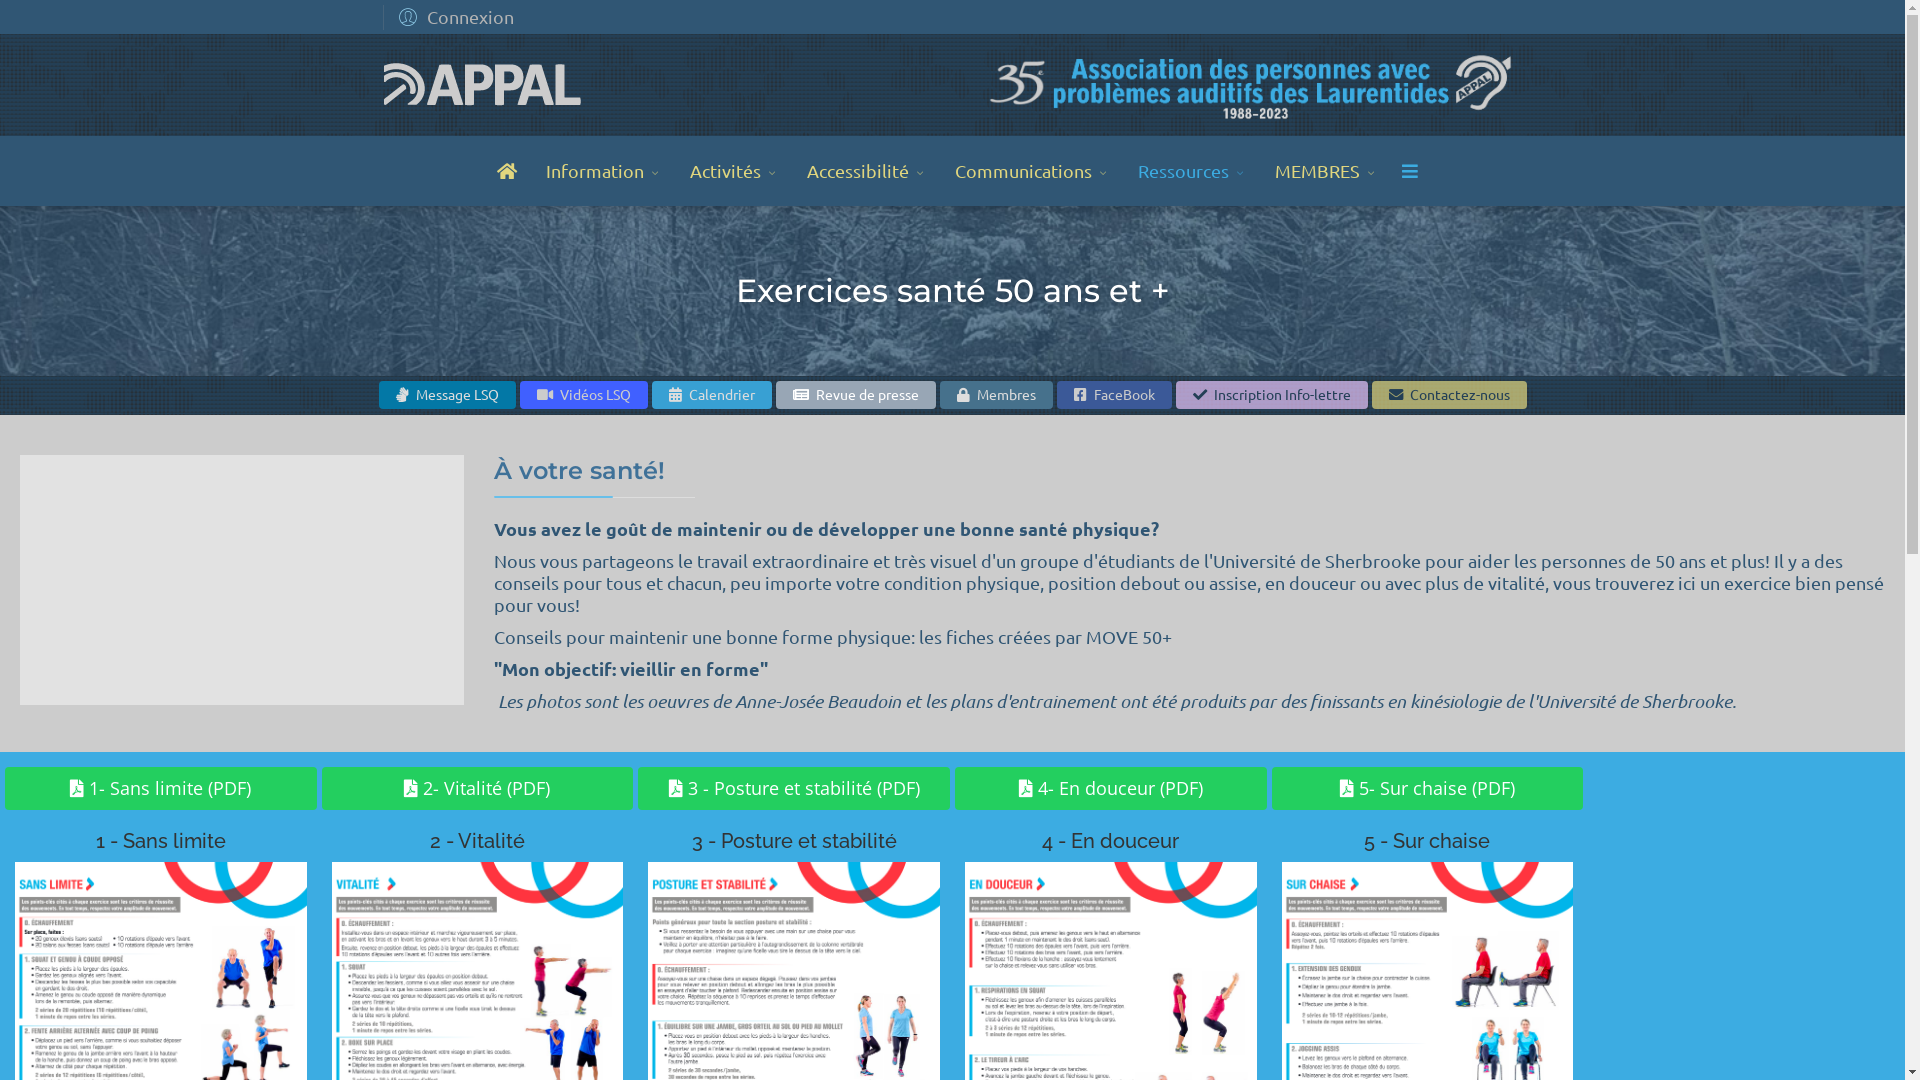 The image size is (1920, 1080). I want to click on 'Calendrier', so click(652, 394).